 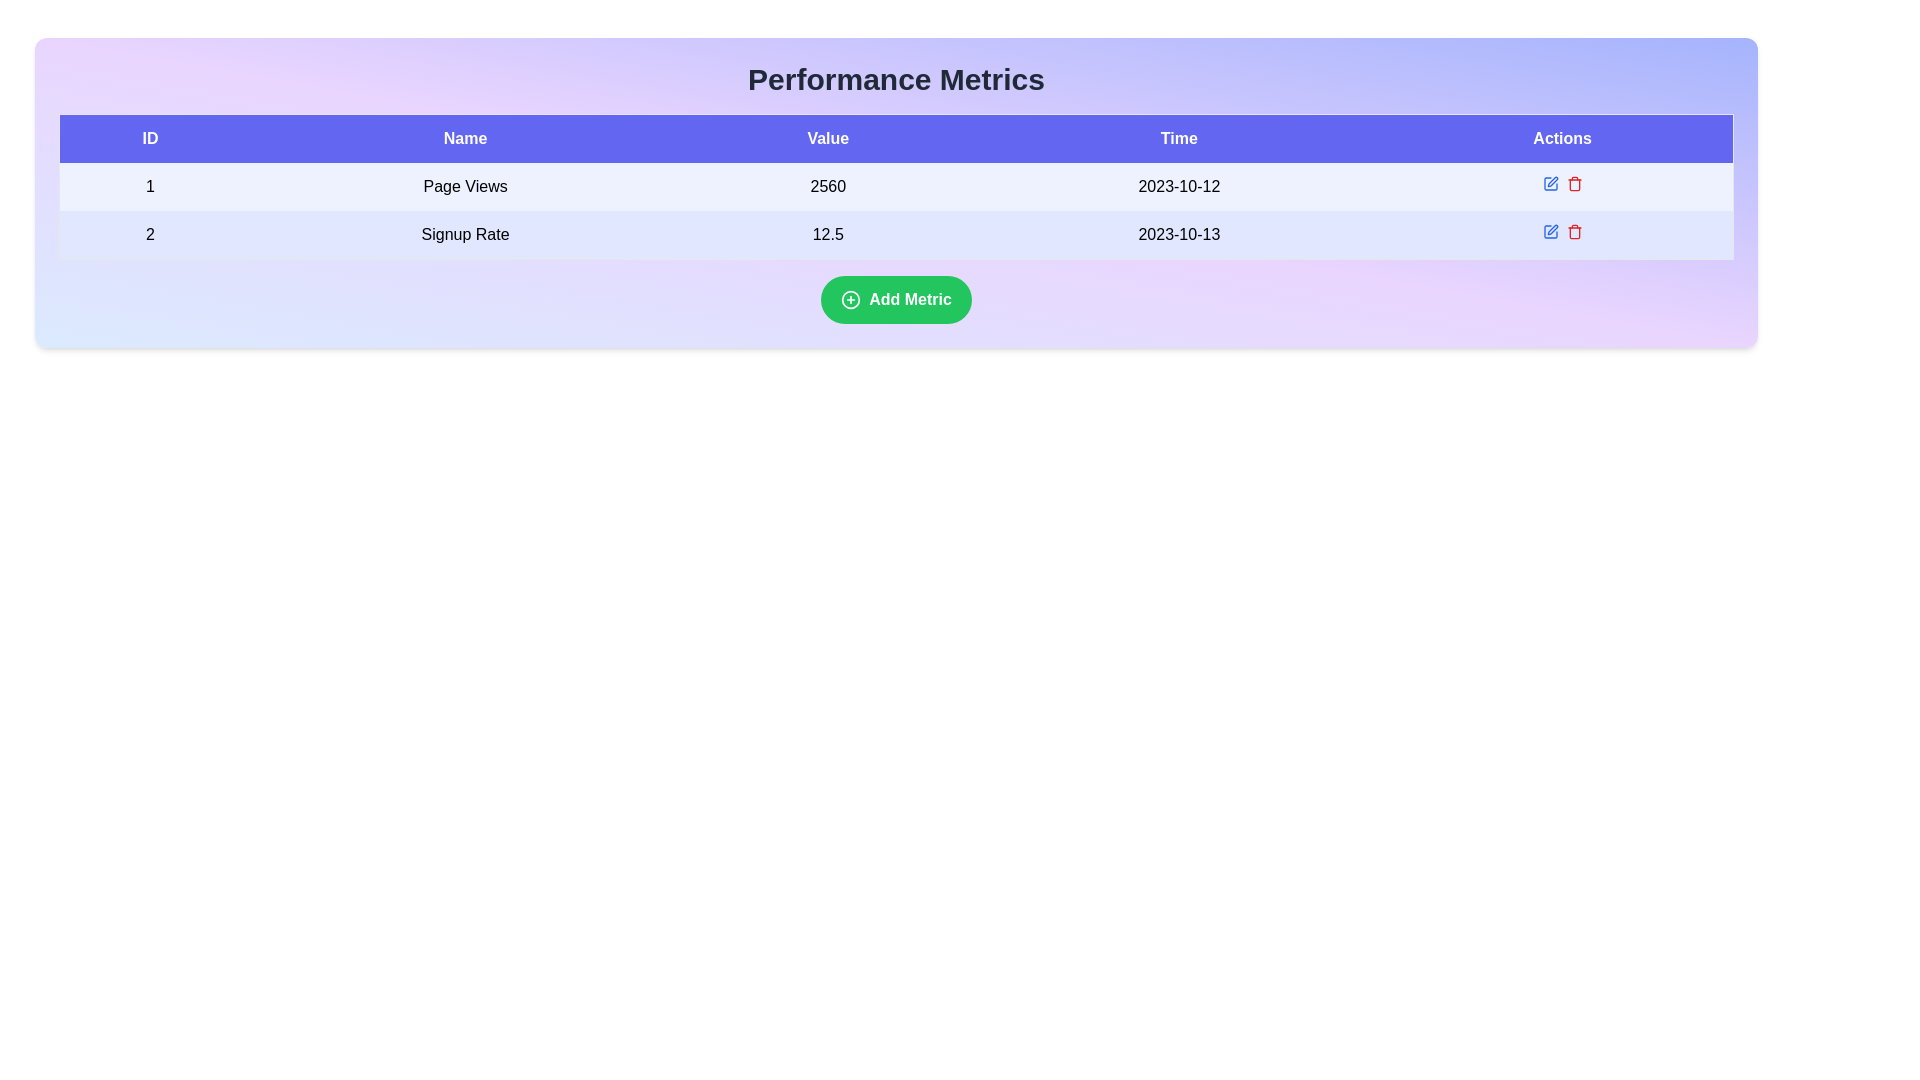 I want to click on the numeric value (12.5) displayed under the 'Value' header in the third column of the second row of the performance metrics table, corresponding to the 'Signup Rate', so click(x=828, y=234).